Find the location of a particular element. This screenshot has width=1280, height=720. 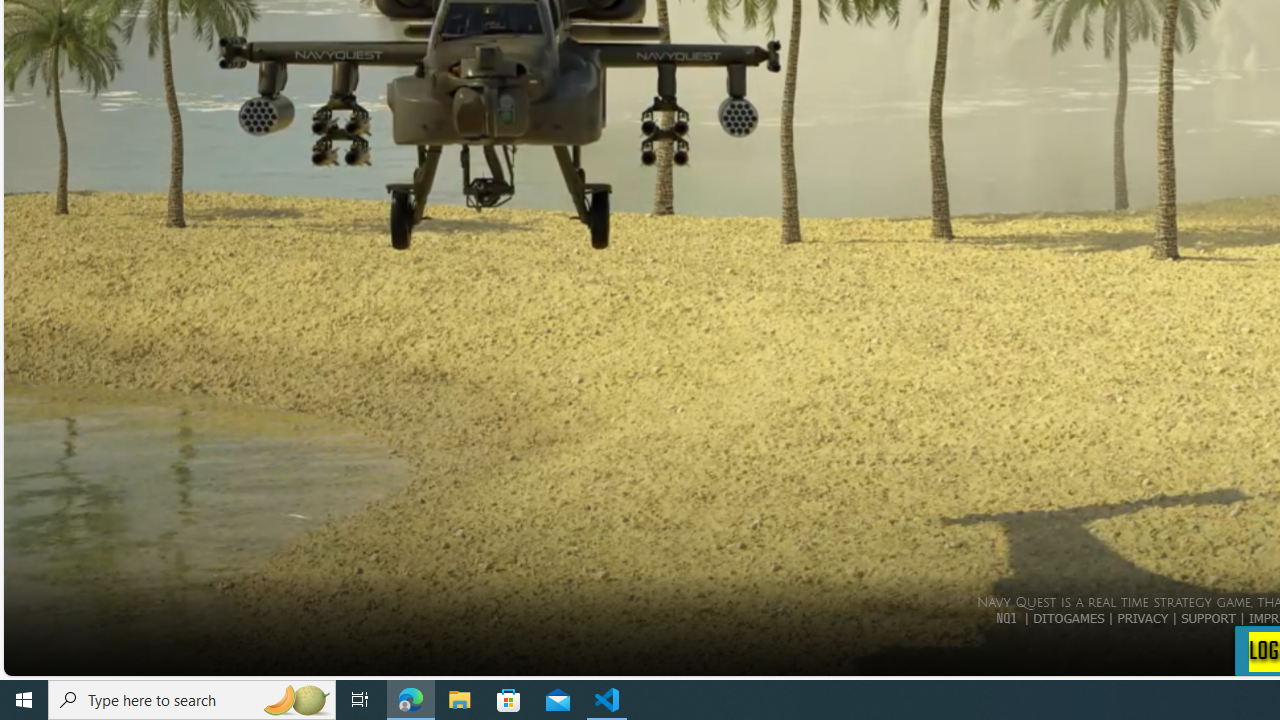

'Start' is located at coordinates (24, 698).